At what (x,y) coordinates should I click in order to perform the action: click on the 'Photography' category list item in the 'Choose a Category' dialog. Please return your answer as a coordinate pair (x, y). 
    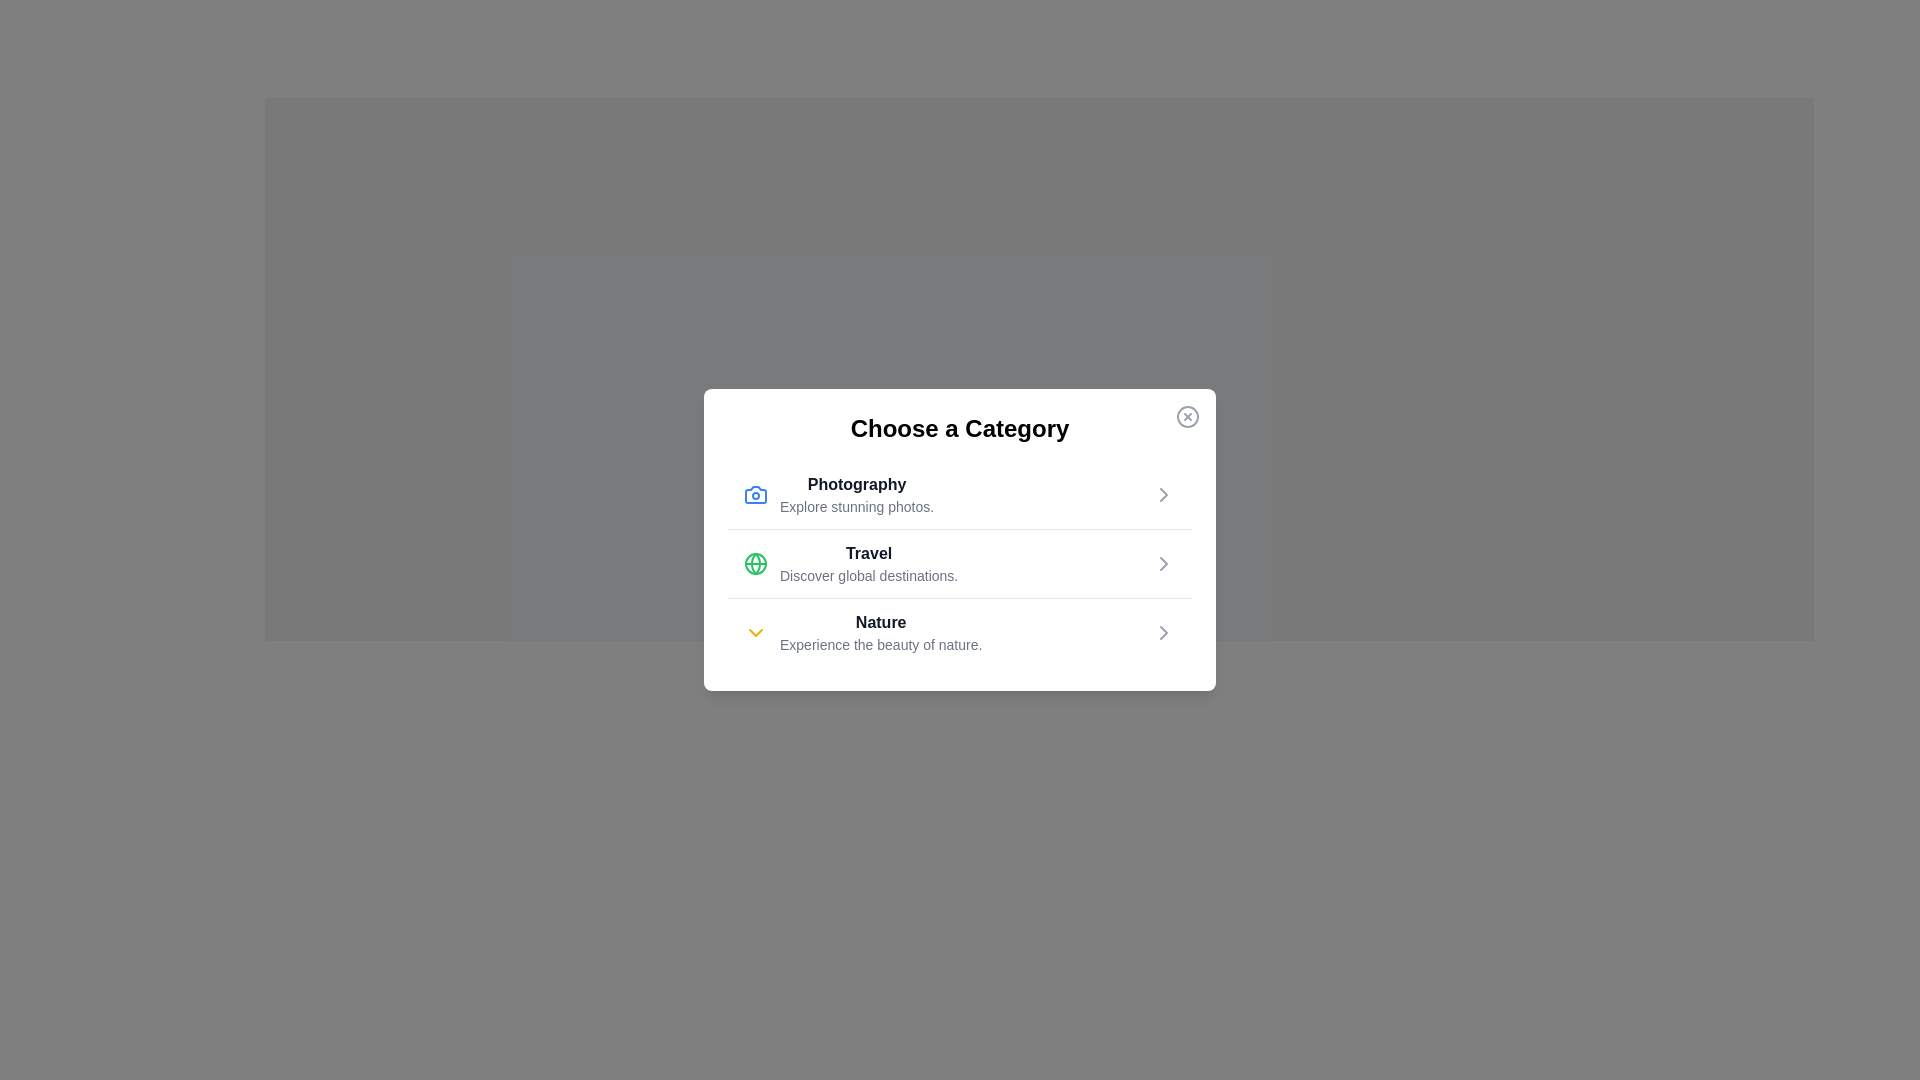
    Looking at the image, I should click on (960, 494).